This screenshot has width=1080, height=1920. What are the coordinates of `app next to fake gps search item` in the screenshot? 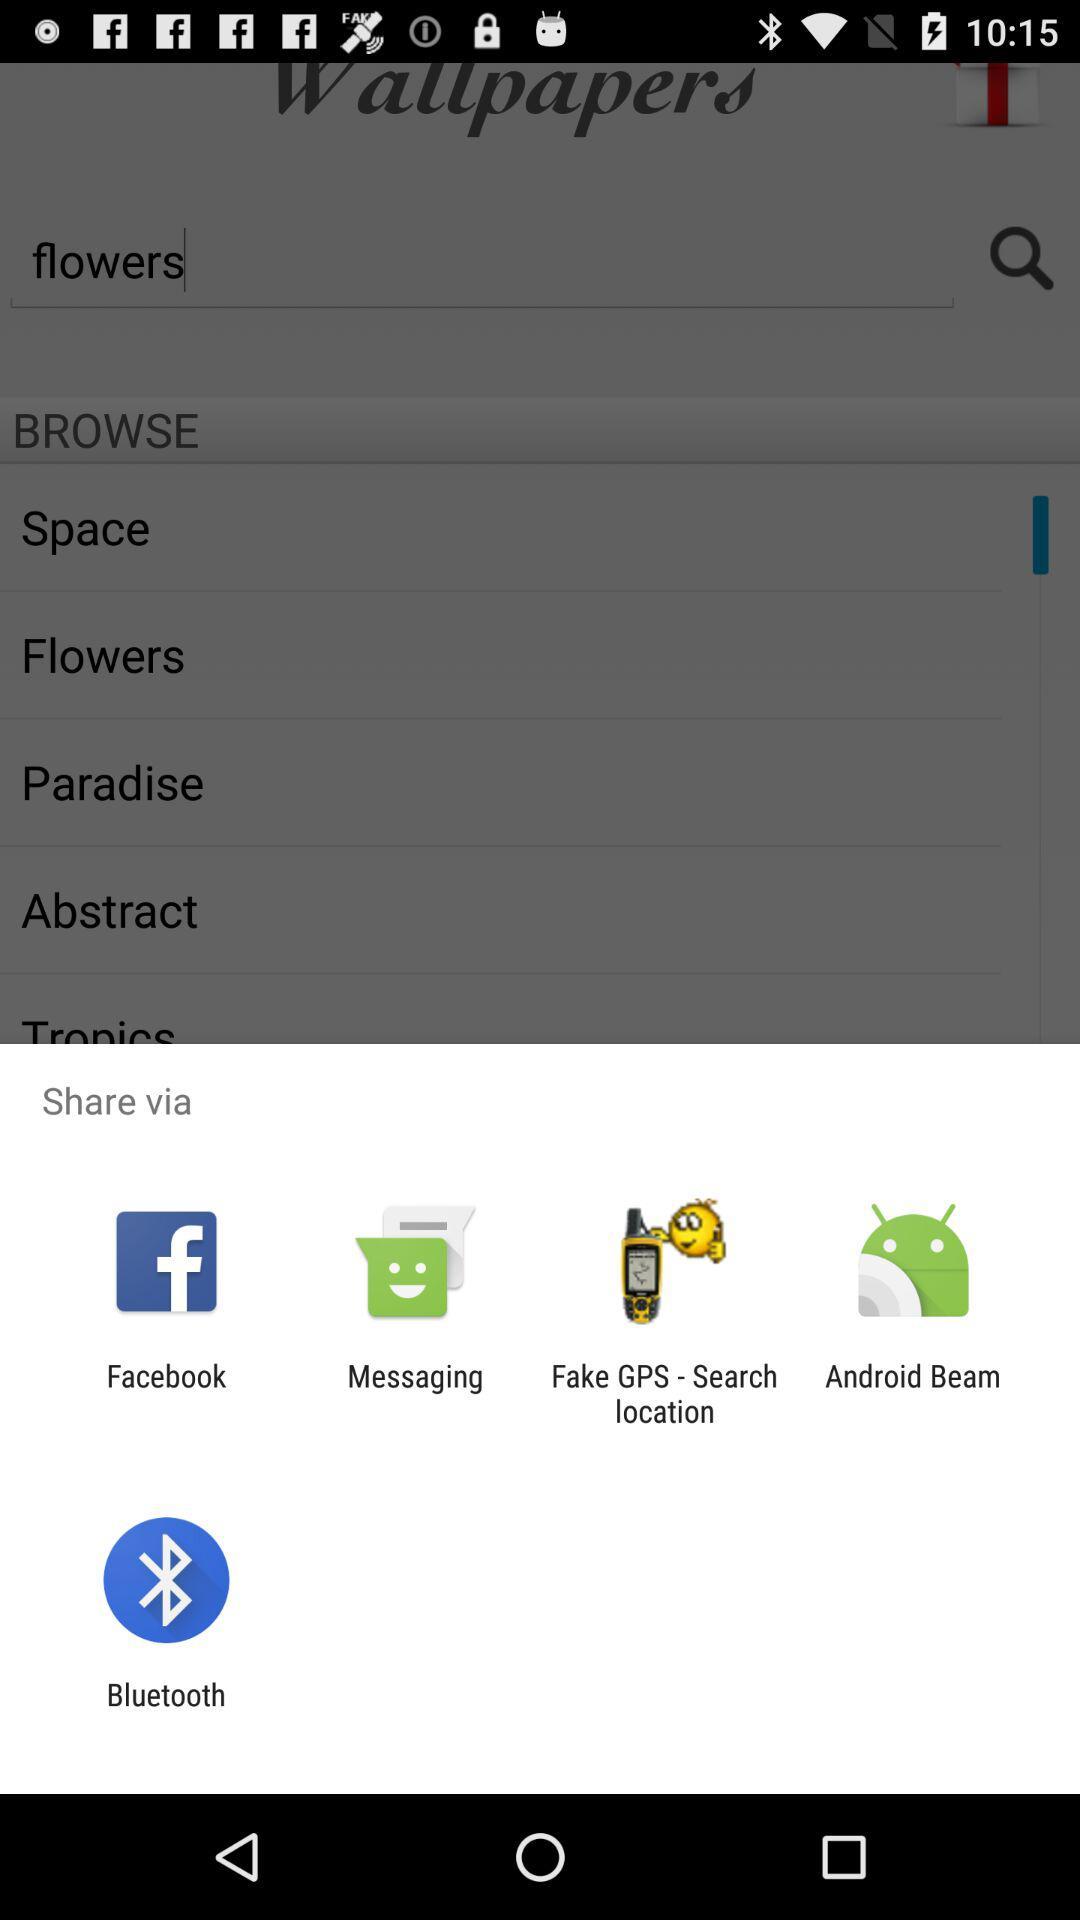 It's located at (913, 1392).